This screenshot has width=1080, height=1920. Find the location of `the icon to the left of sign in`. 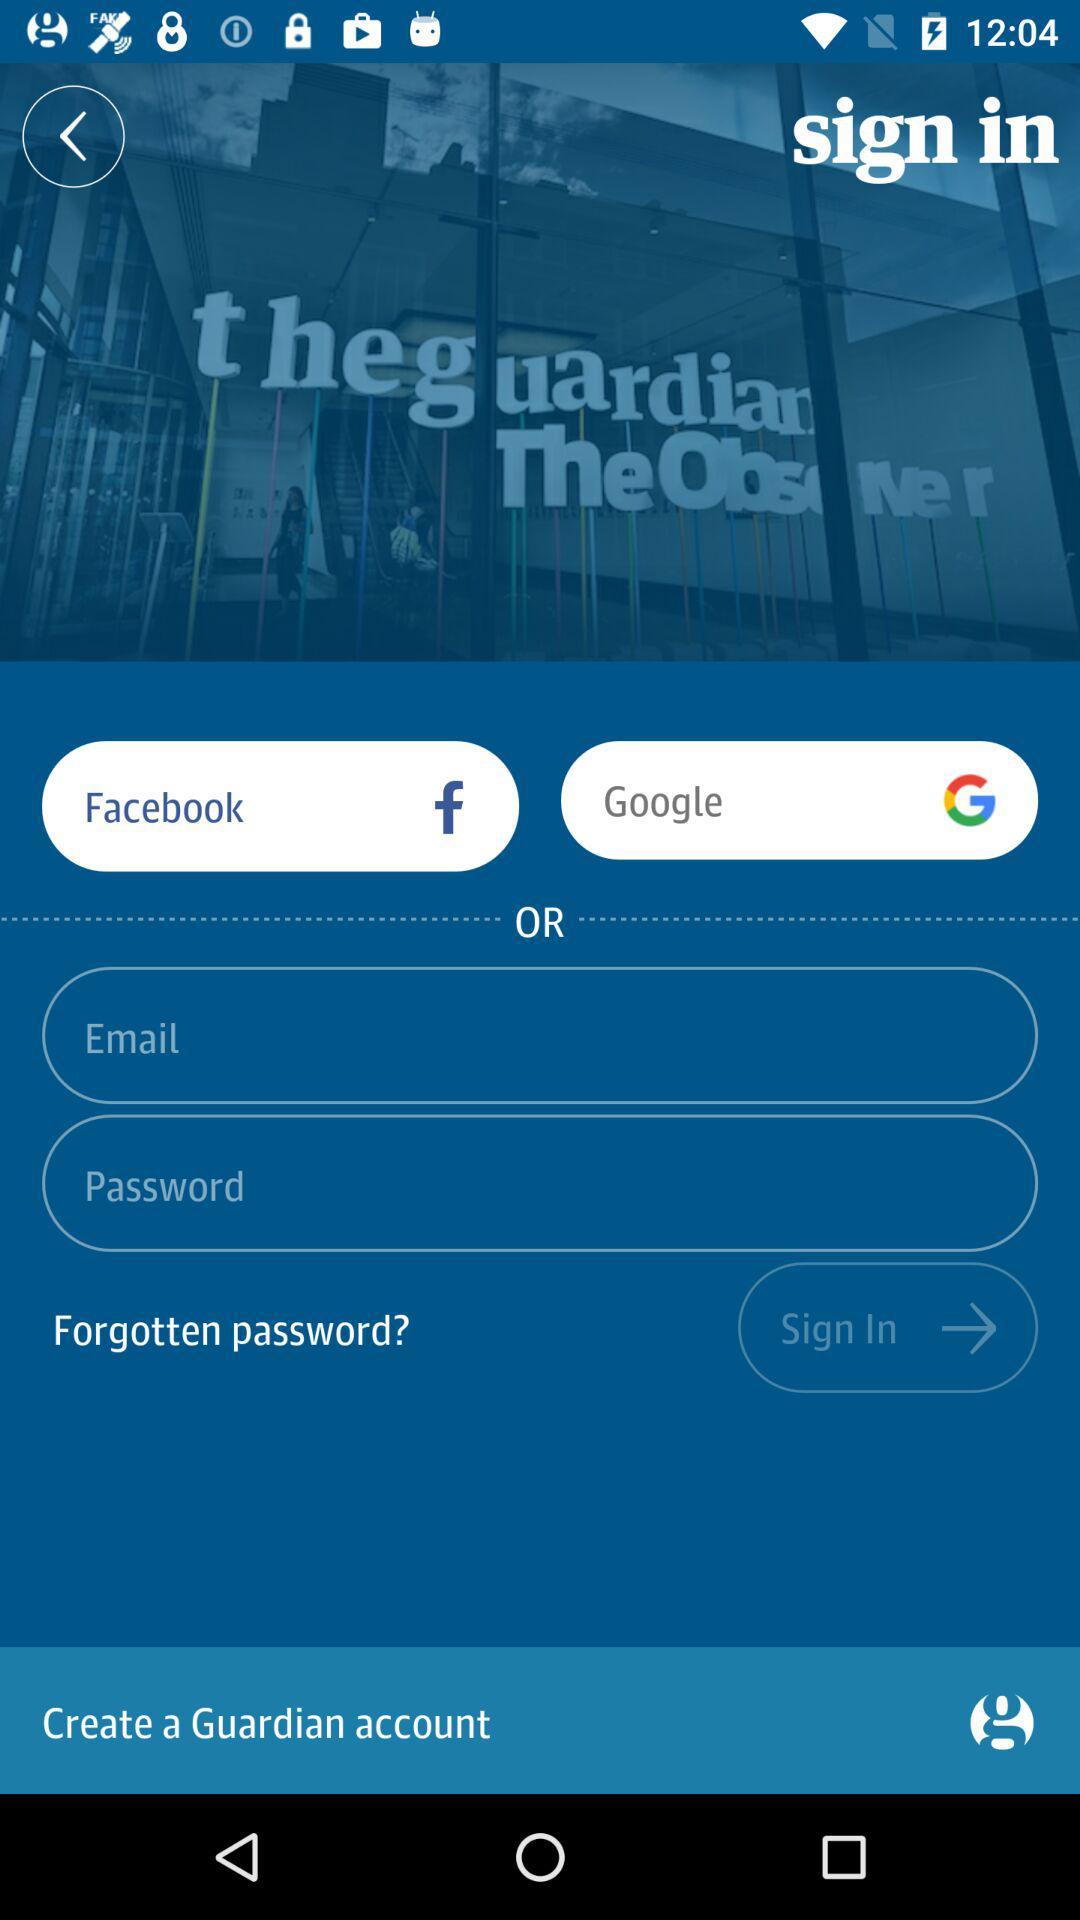

the icon to the left of sign in is located at coordinates (72, 135).